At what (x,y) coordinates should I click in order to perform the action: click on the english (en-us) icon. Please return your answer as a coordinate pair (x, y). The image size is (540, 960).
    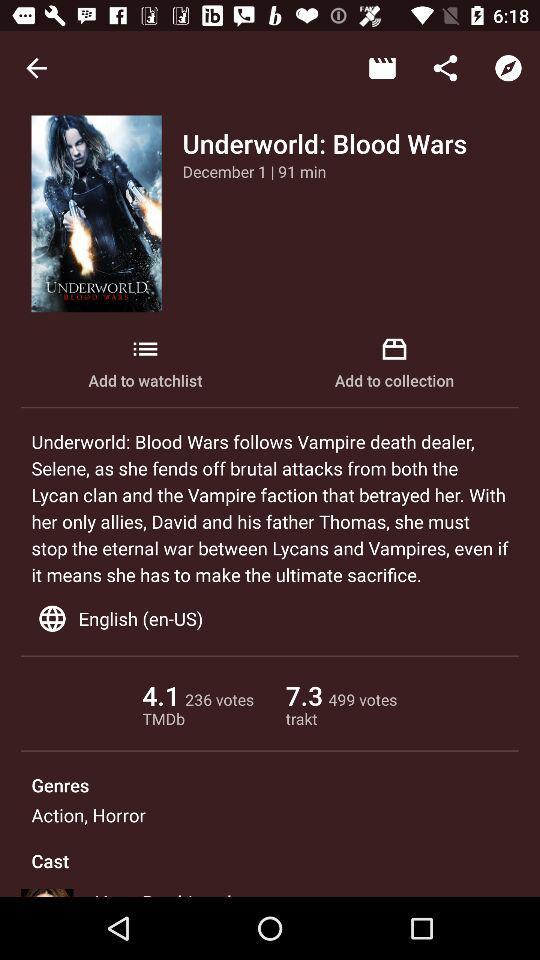
    Looking at the image, I should click on (270, 617).